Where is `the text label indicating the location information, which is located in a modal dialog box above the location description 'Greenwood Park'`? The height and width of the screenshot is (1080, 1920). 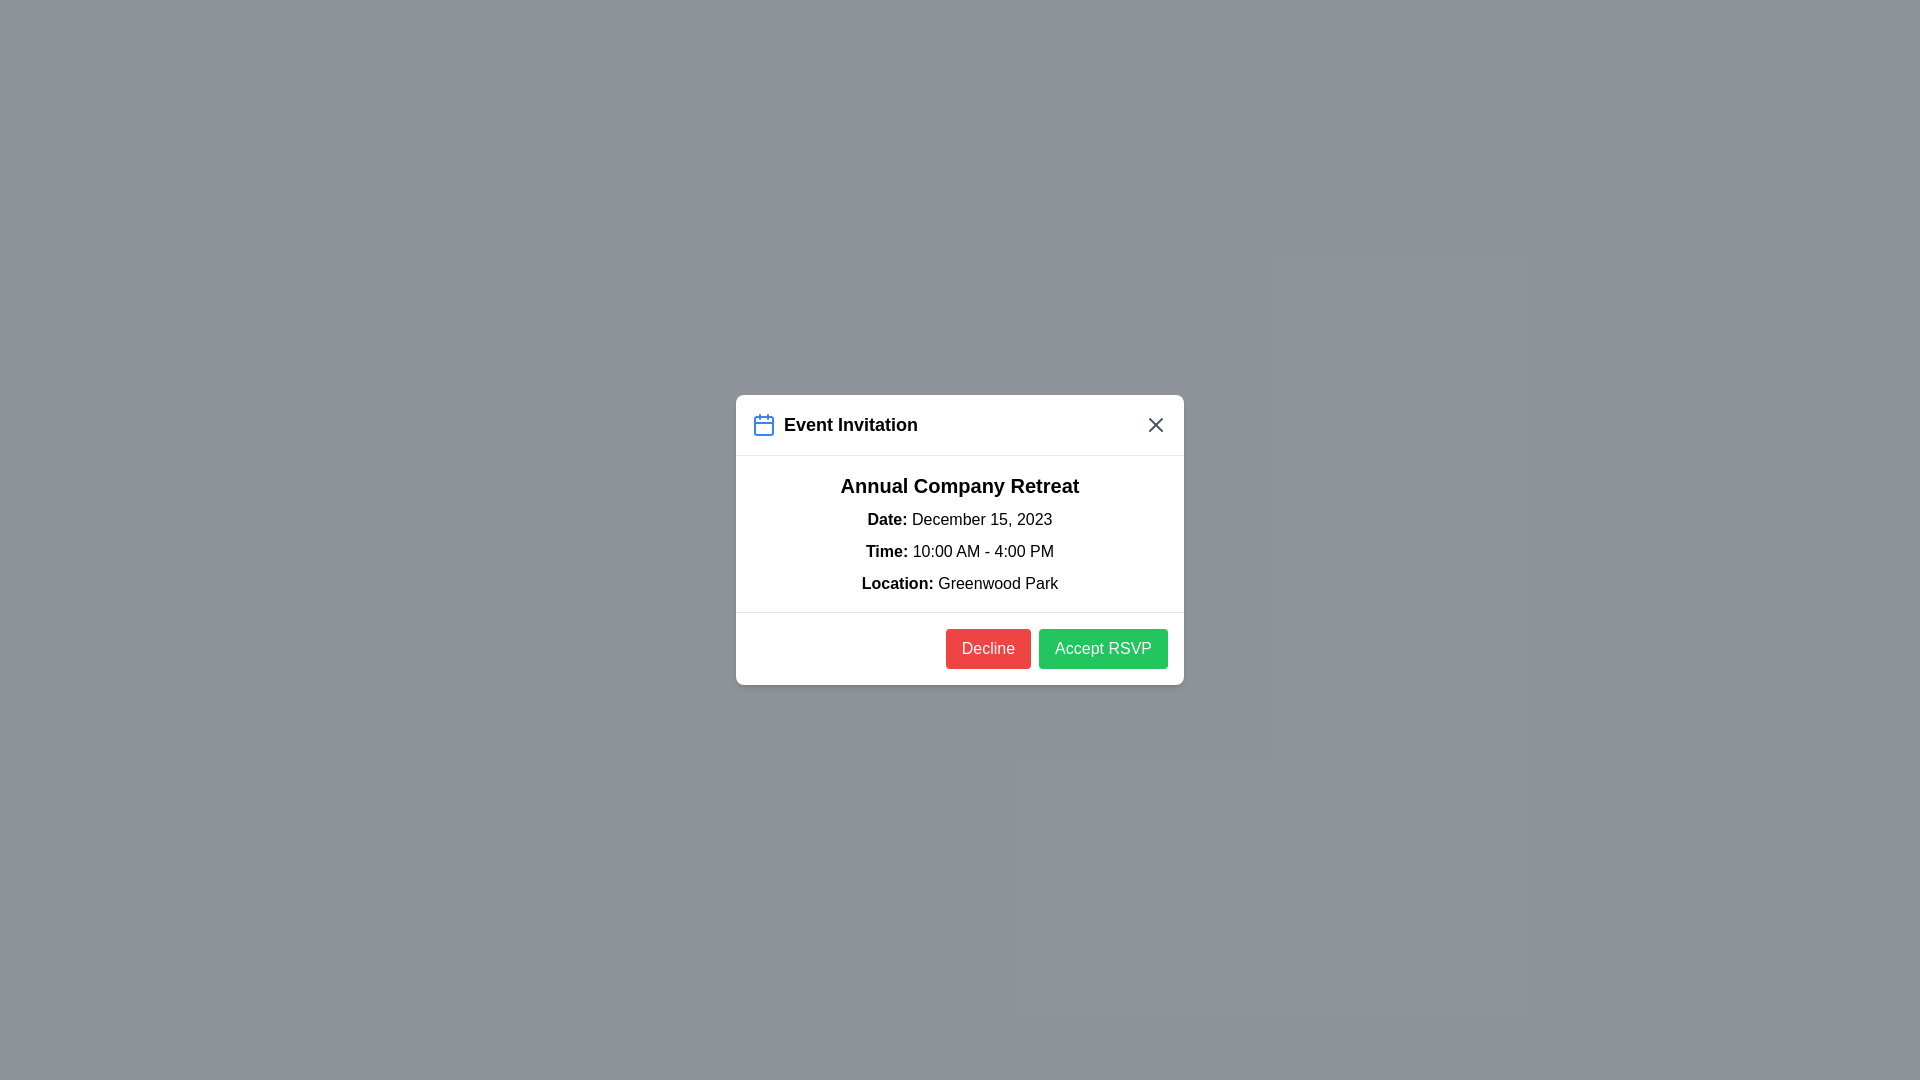 the text label indicating the location information, which is located in a modal dialog box above the location description 'Greenwood Park' is located at coordinates (898, 583).